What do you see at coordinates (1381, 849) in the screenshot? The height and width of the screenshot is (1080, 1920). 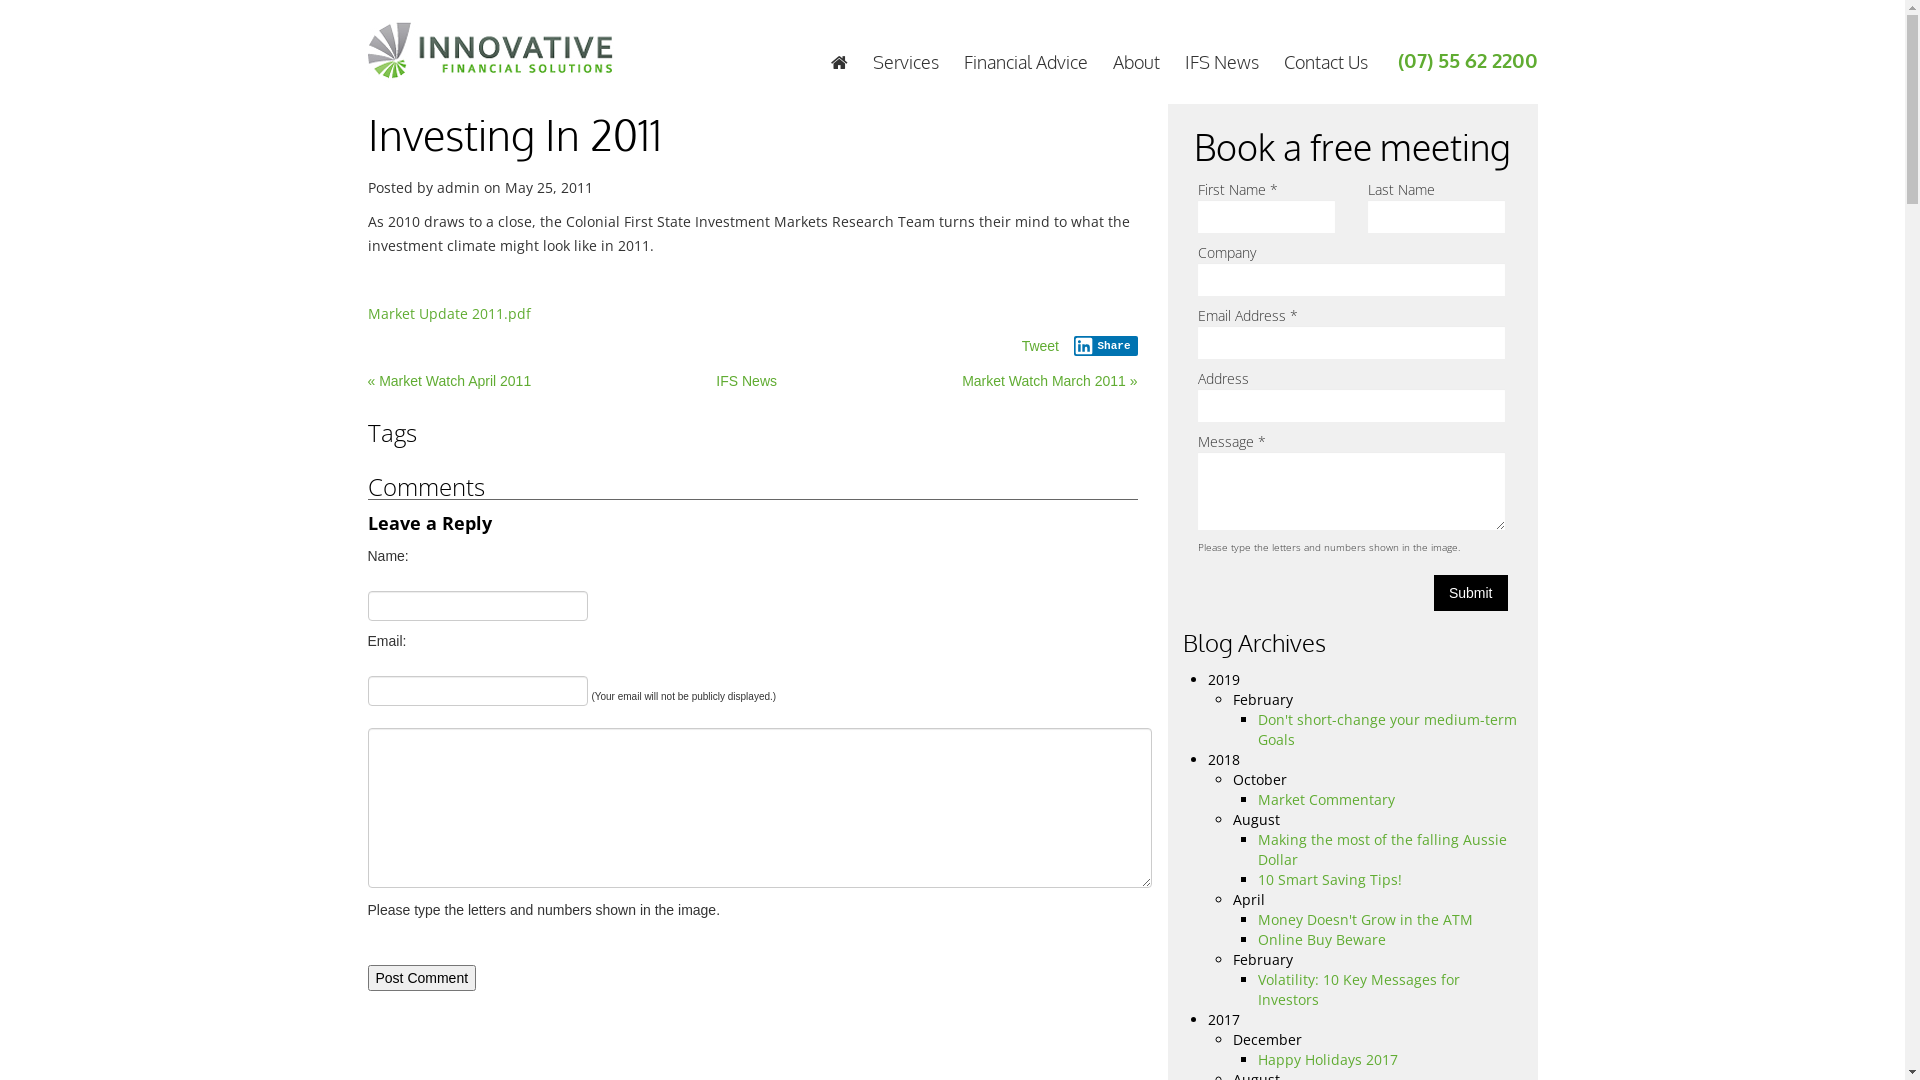 I see `'Making the most of the falling Aussie Dollar'` at bounding box center [1381, 849].